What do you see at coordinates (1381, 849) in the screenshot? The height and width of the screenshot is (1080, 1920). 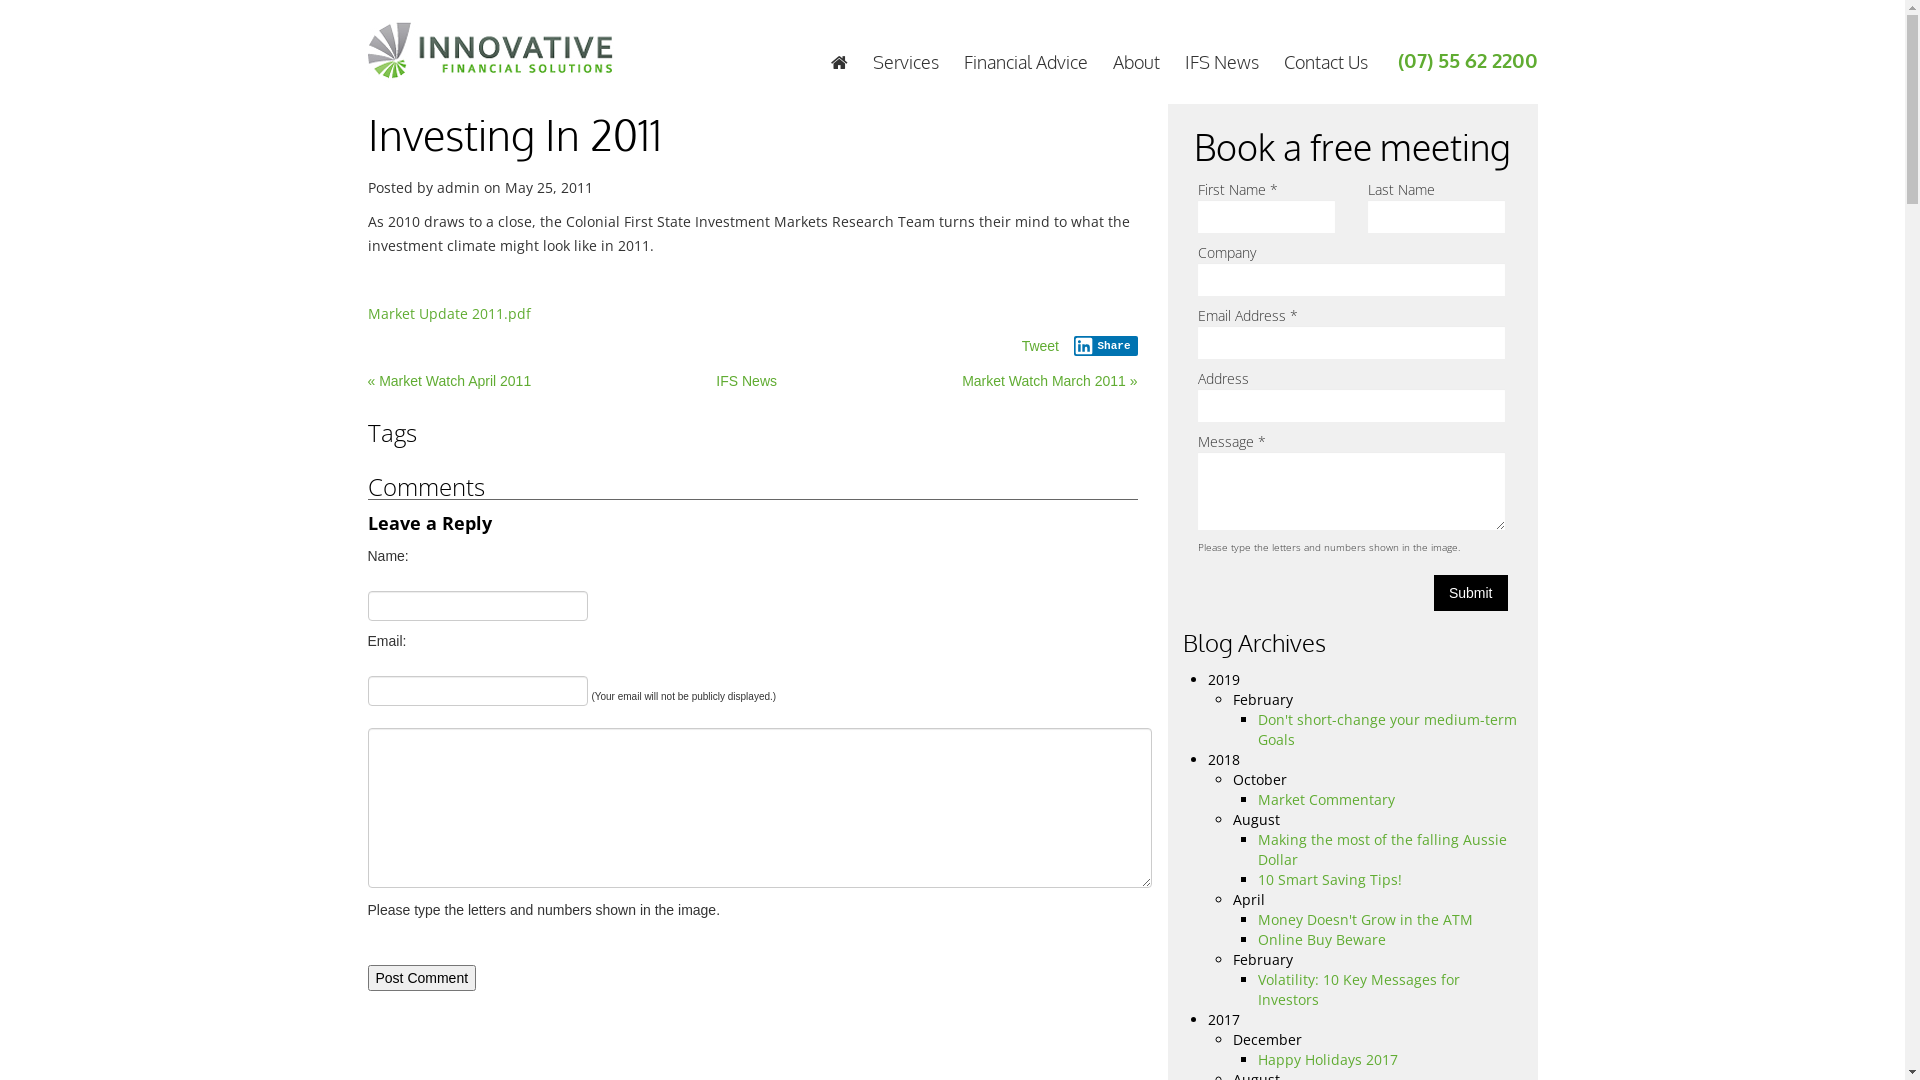 I see `'Making the most of the falling Aussie Dollar'` at bounding box center [1381, 849].